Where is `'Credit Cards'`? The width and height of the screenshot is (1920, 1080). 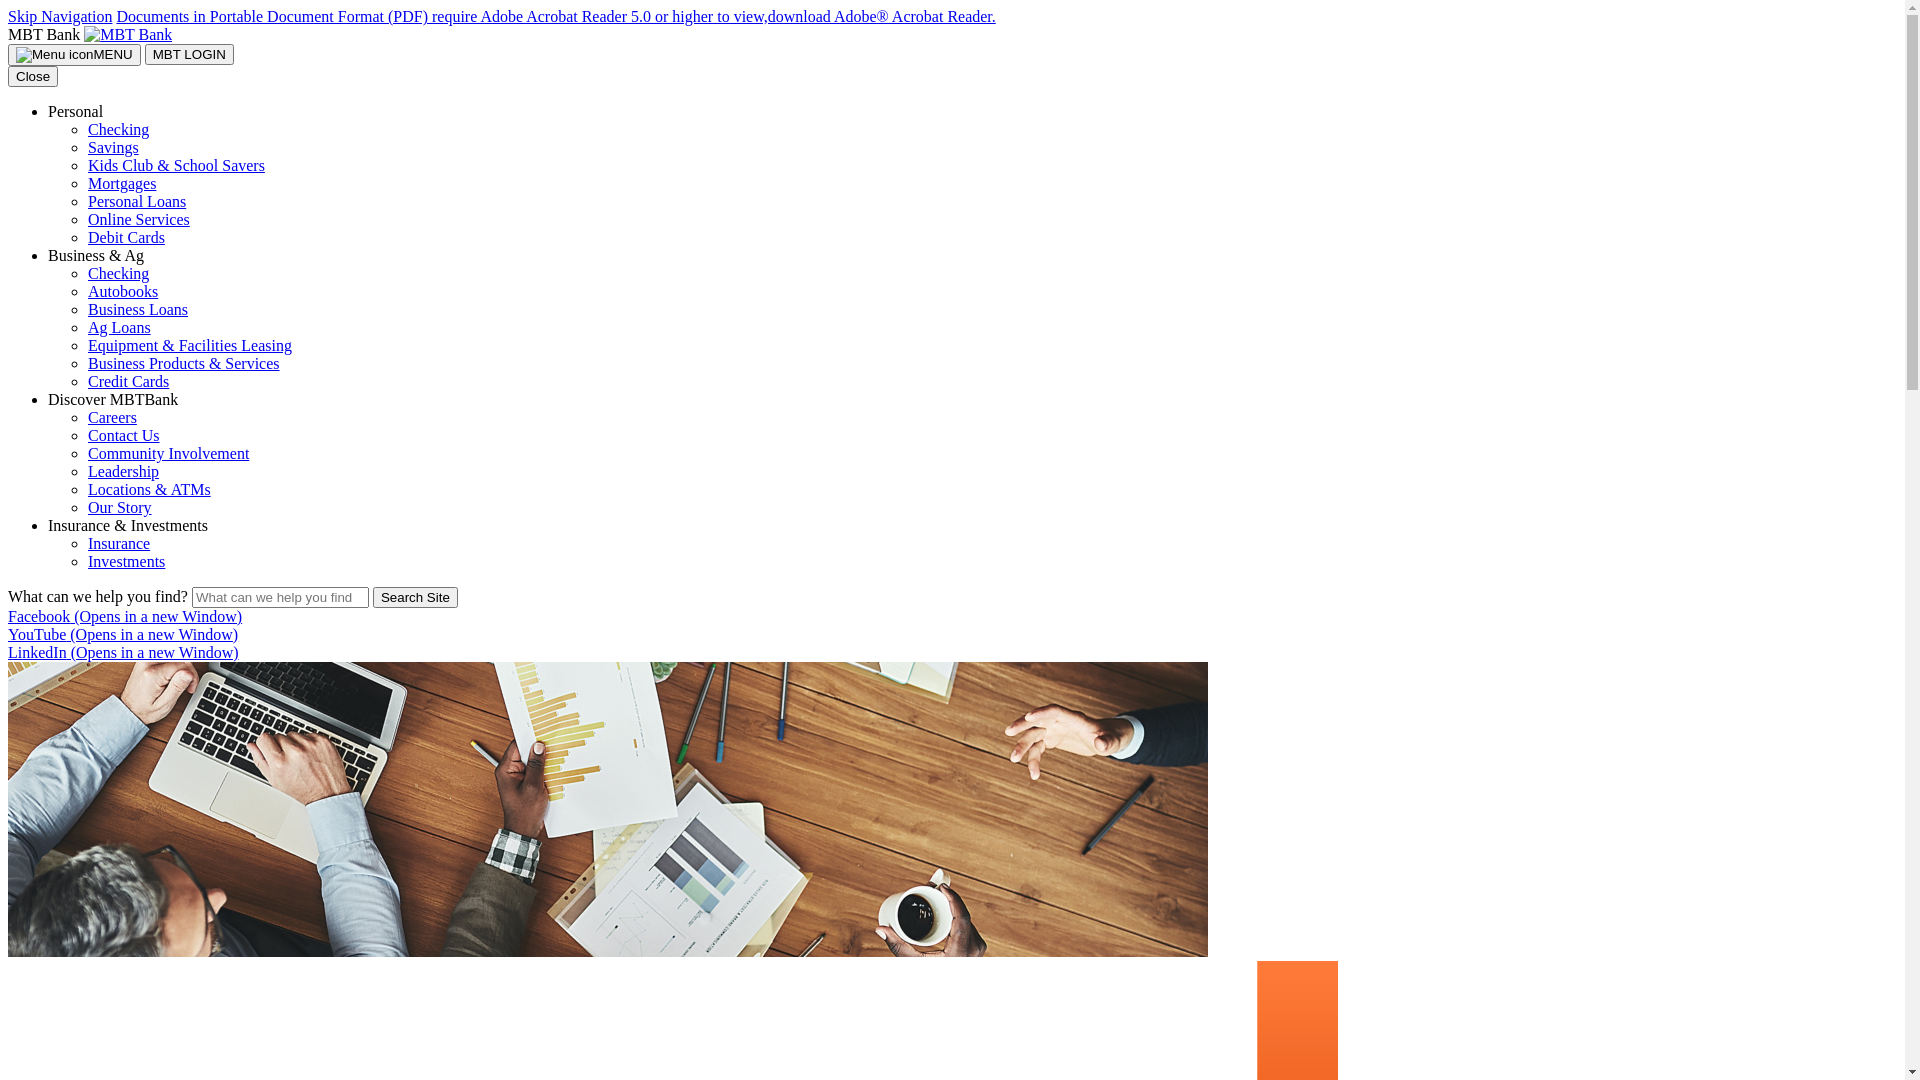 'Credit Cards' is located at coordinates (127, 381).